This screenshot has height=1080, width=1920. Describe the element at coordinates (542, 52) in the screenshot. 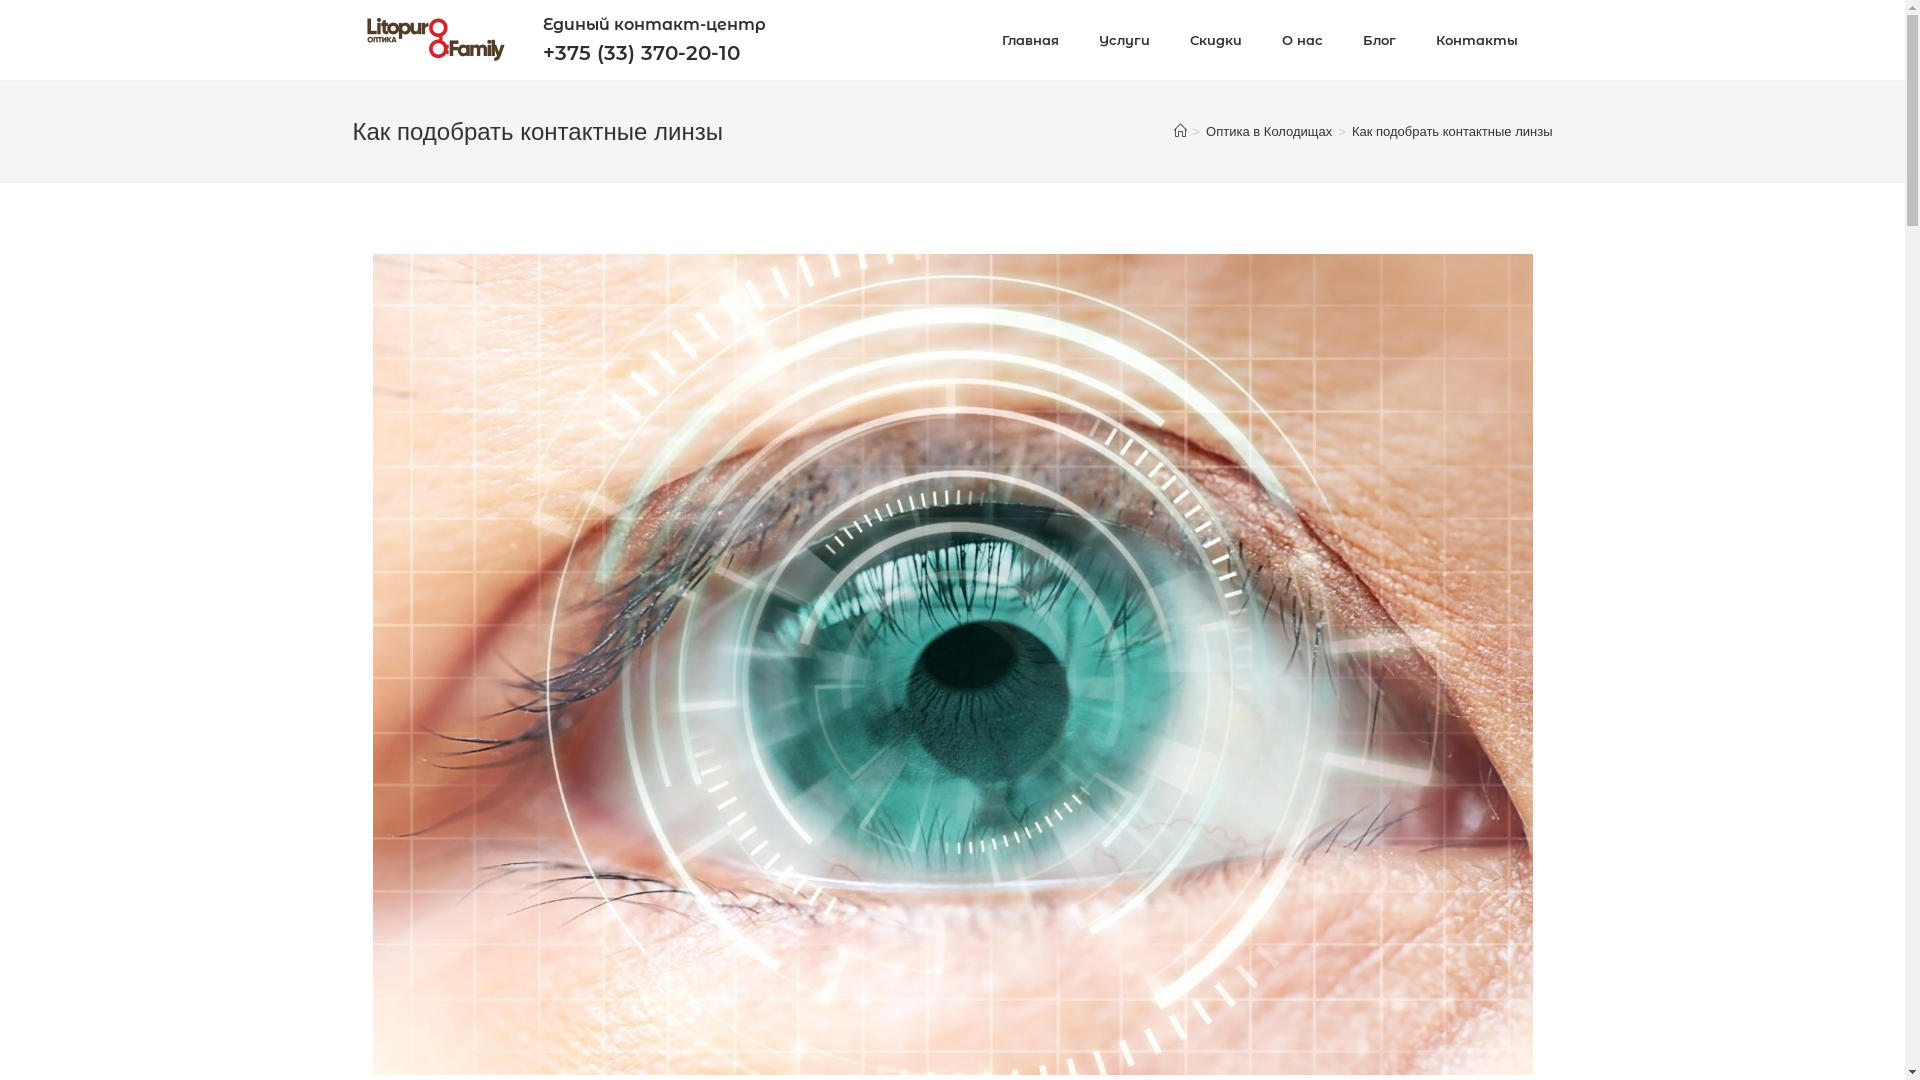

I see `'+375 (33) 370-20-10'` at that location.